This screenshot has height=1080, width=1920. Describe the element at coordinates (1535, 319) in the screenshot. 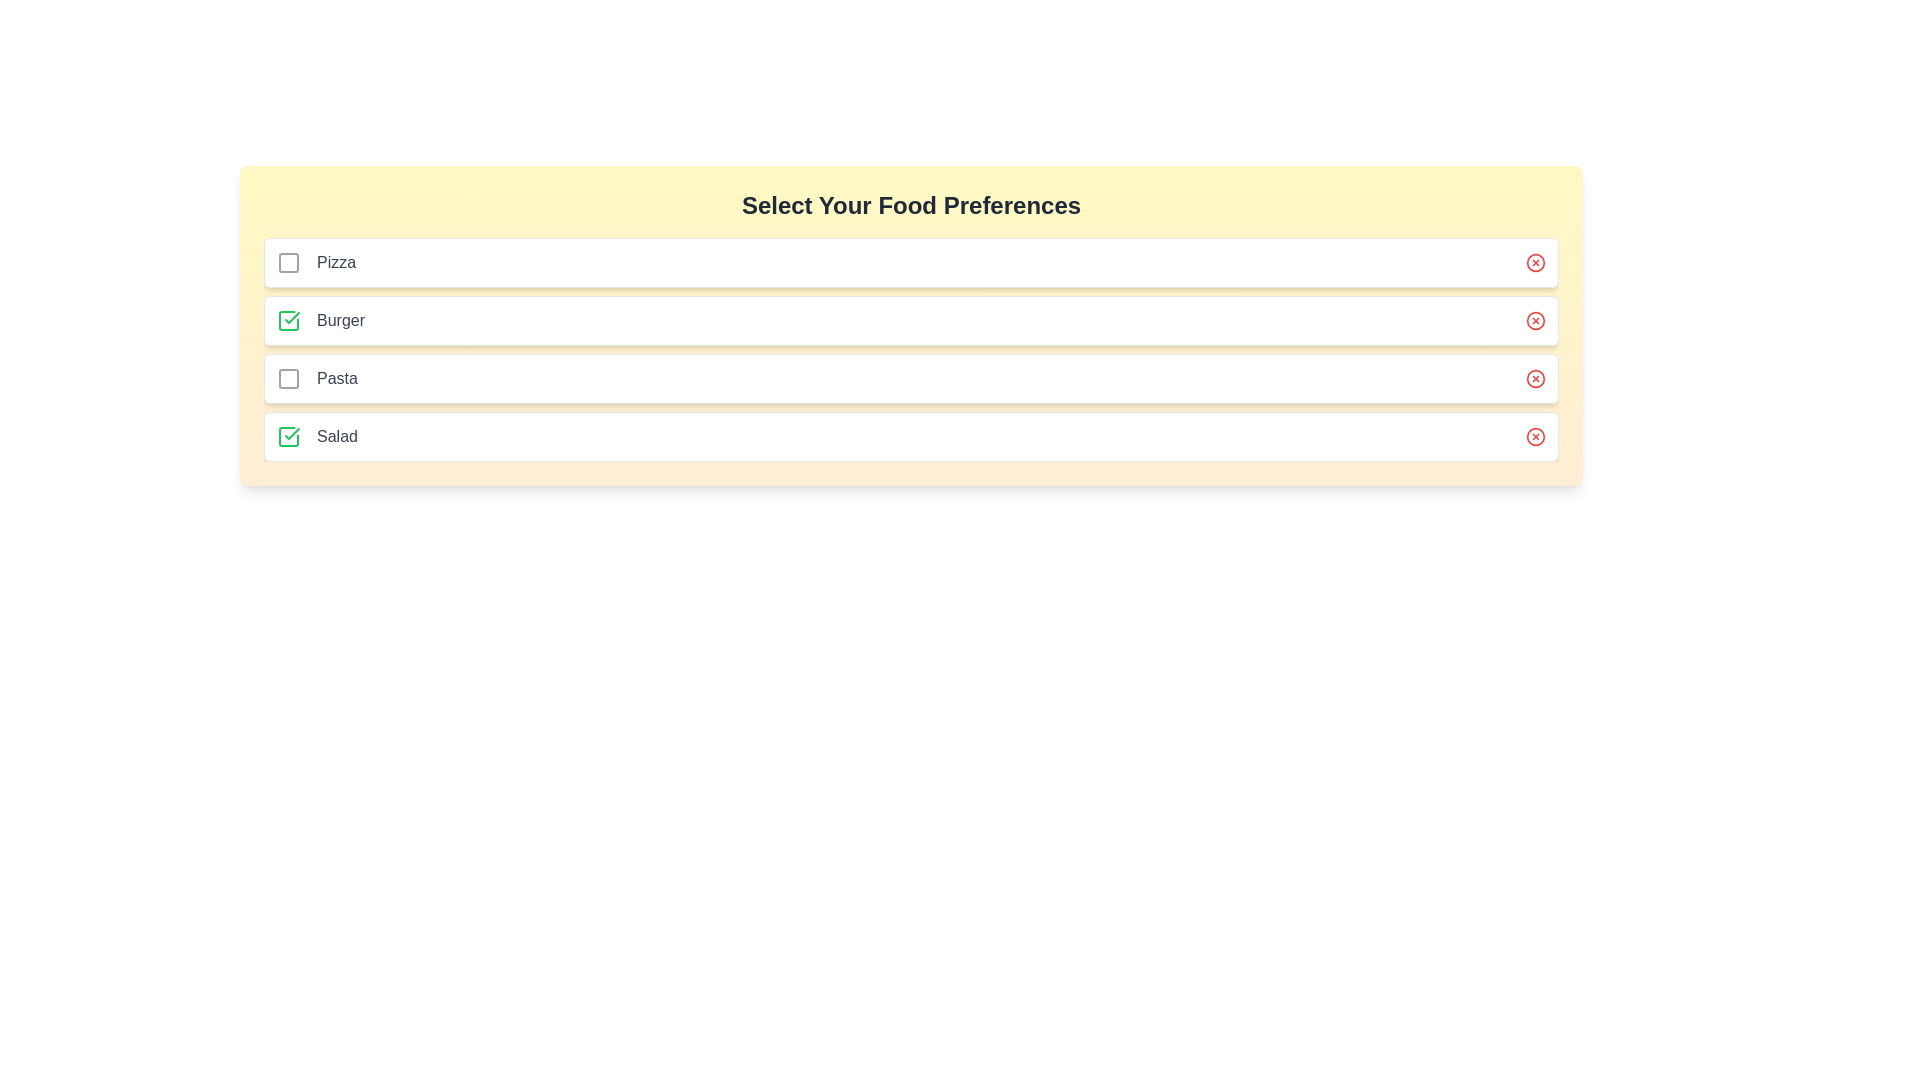

I see `the button that removes or deselects the 'Burger' item, located to the far right of its row` at that location.